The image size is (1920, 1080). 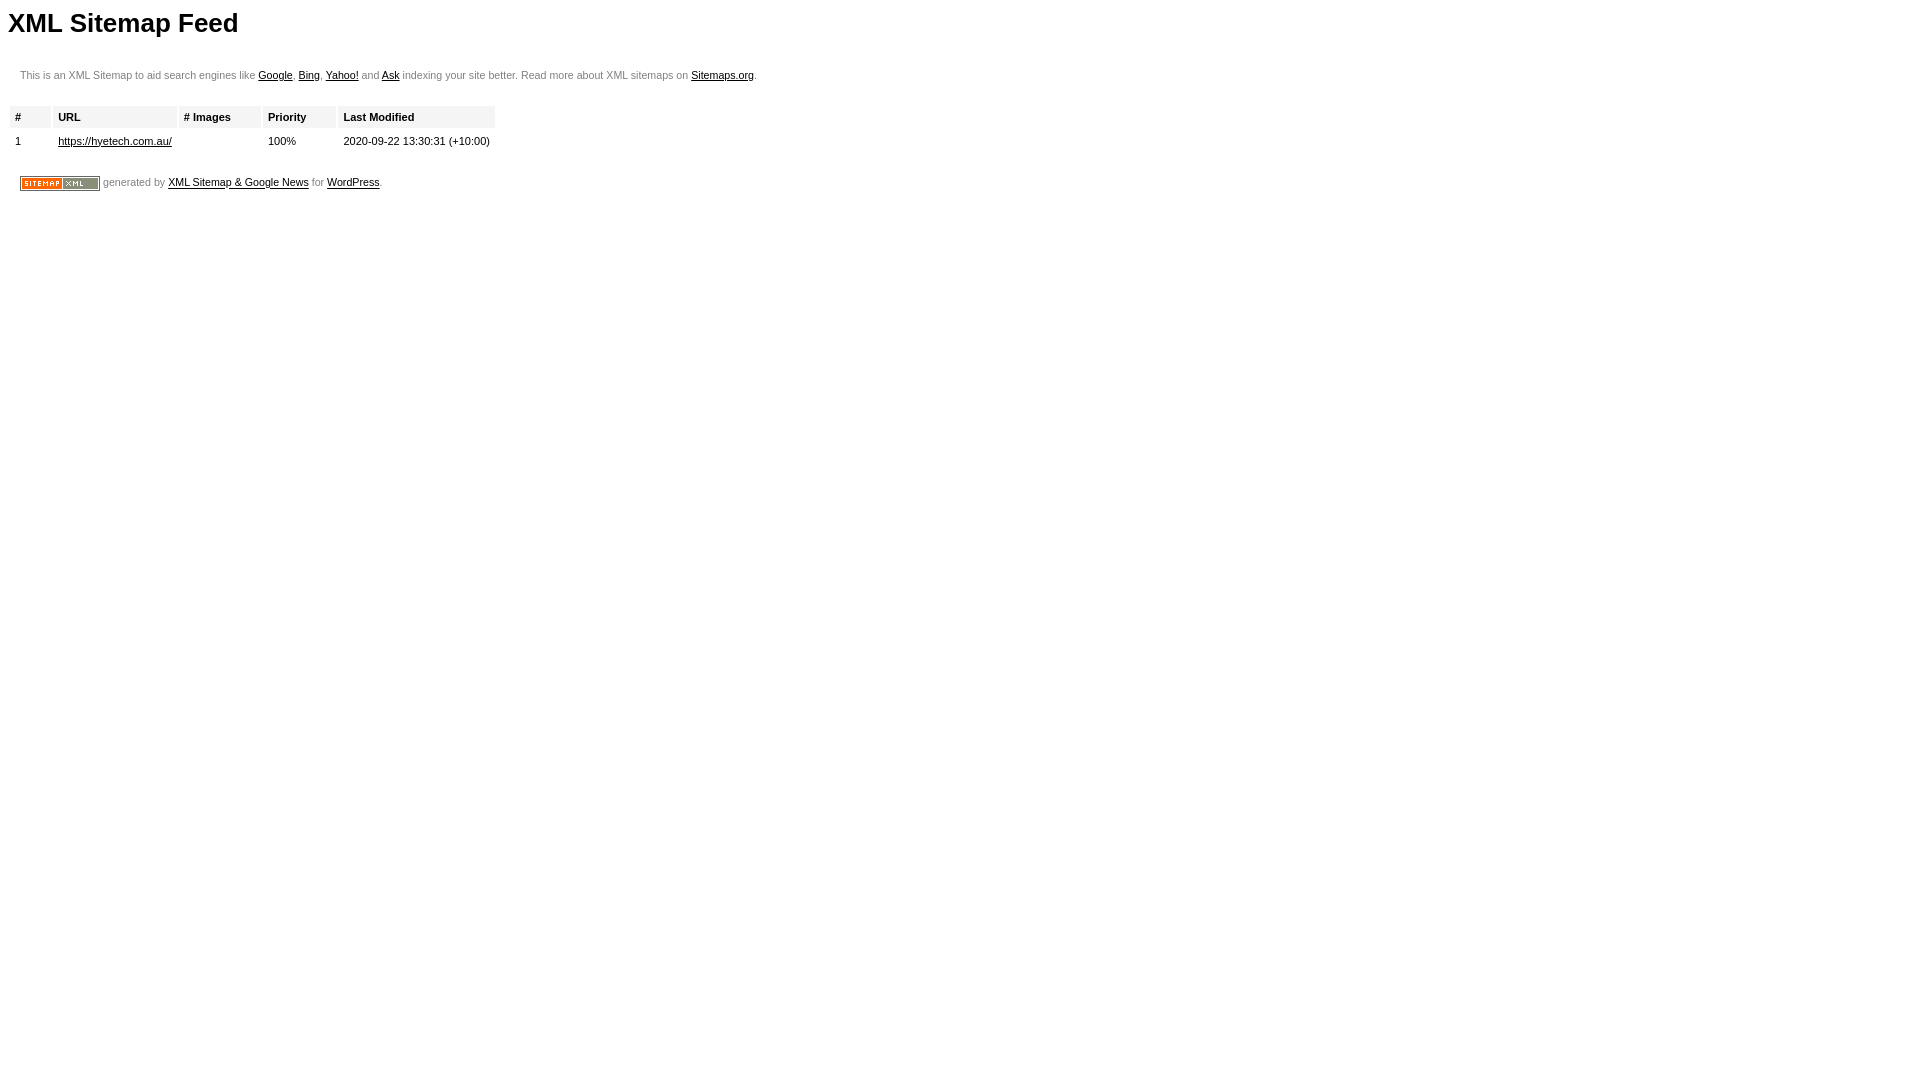 What do you see at coordinates (721, 73) in the screenshot?
I see `'Sitemaps.org'` at bounding box center [721, 73].